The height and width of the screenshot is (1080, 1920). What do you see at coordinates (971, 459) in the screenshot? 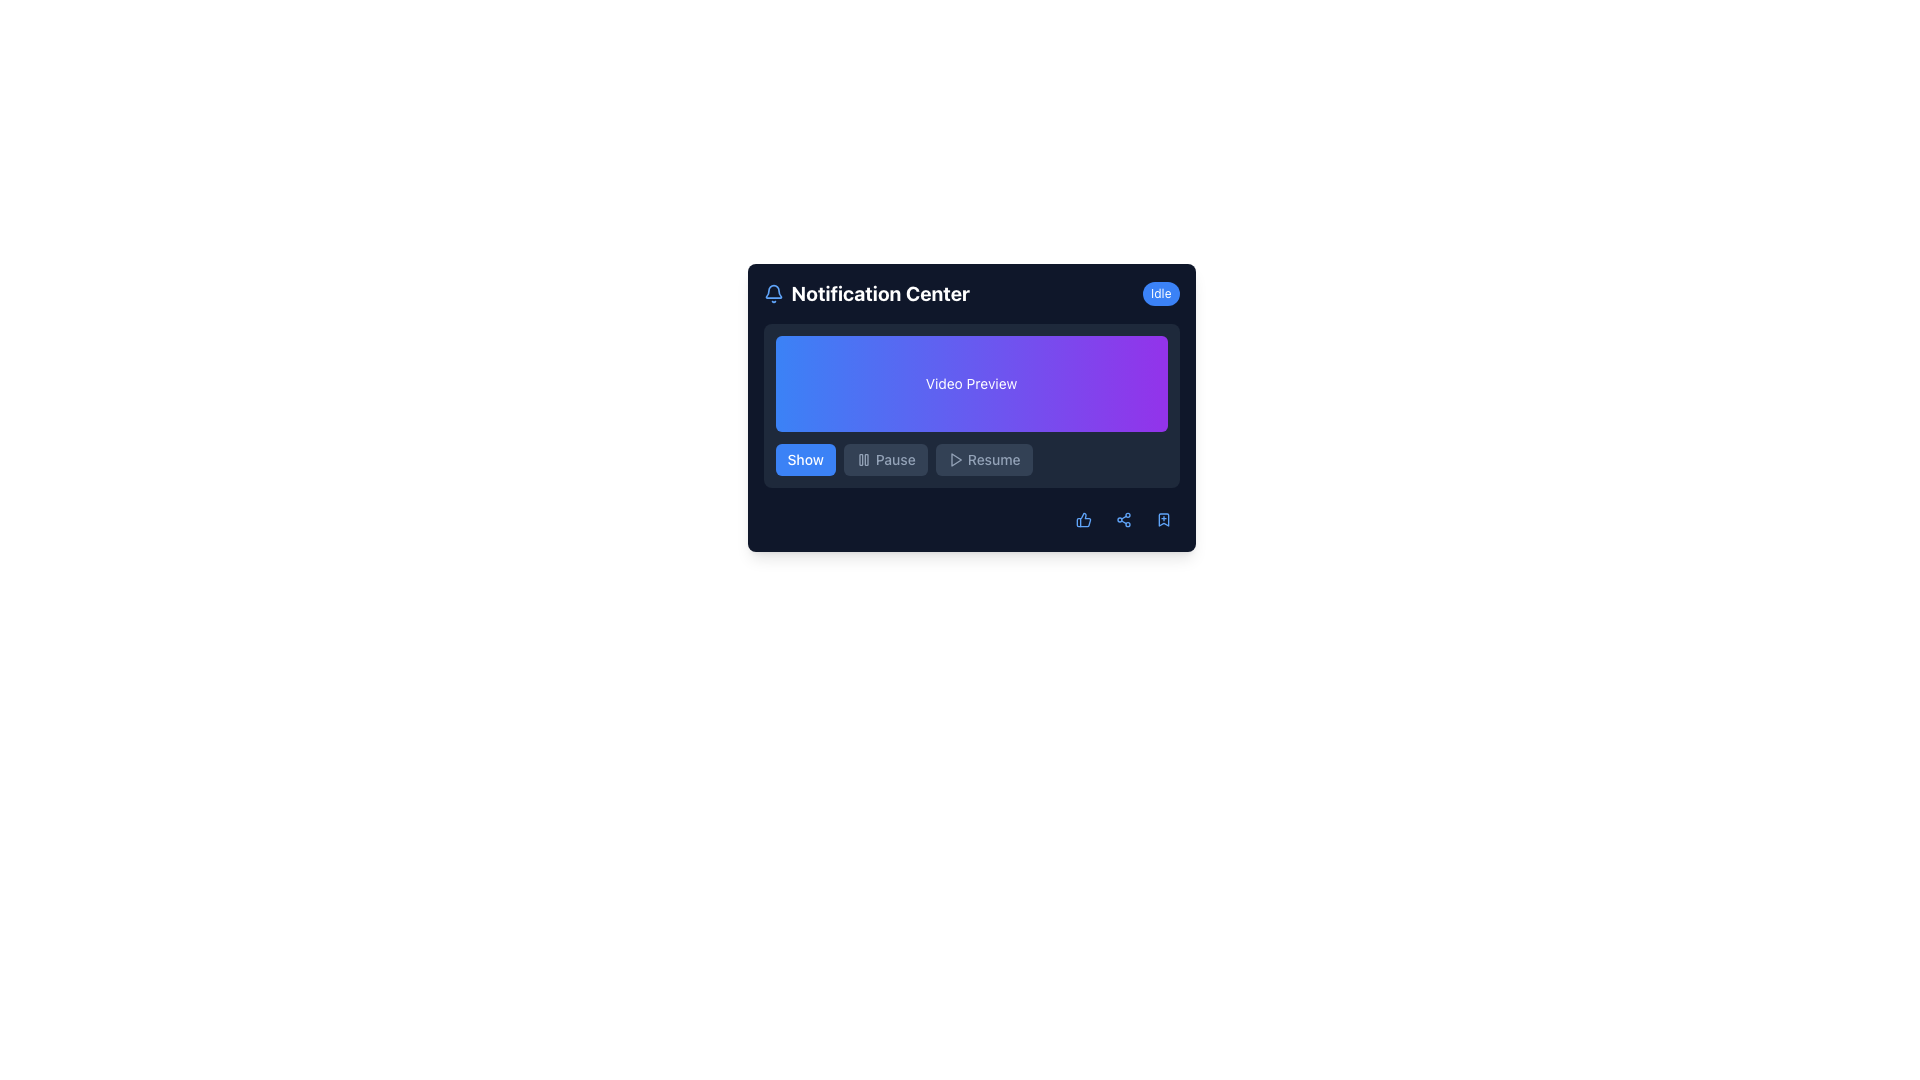
I see `the 'Resume' button, which is the third button in the button group located near the bottom of the 'Video Preview' section` at bounding box center [971, 459].